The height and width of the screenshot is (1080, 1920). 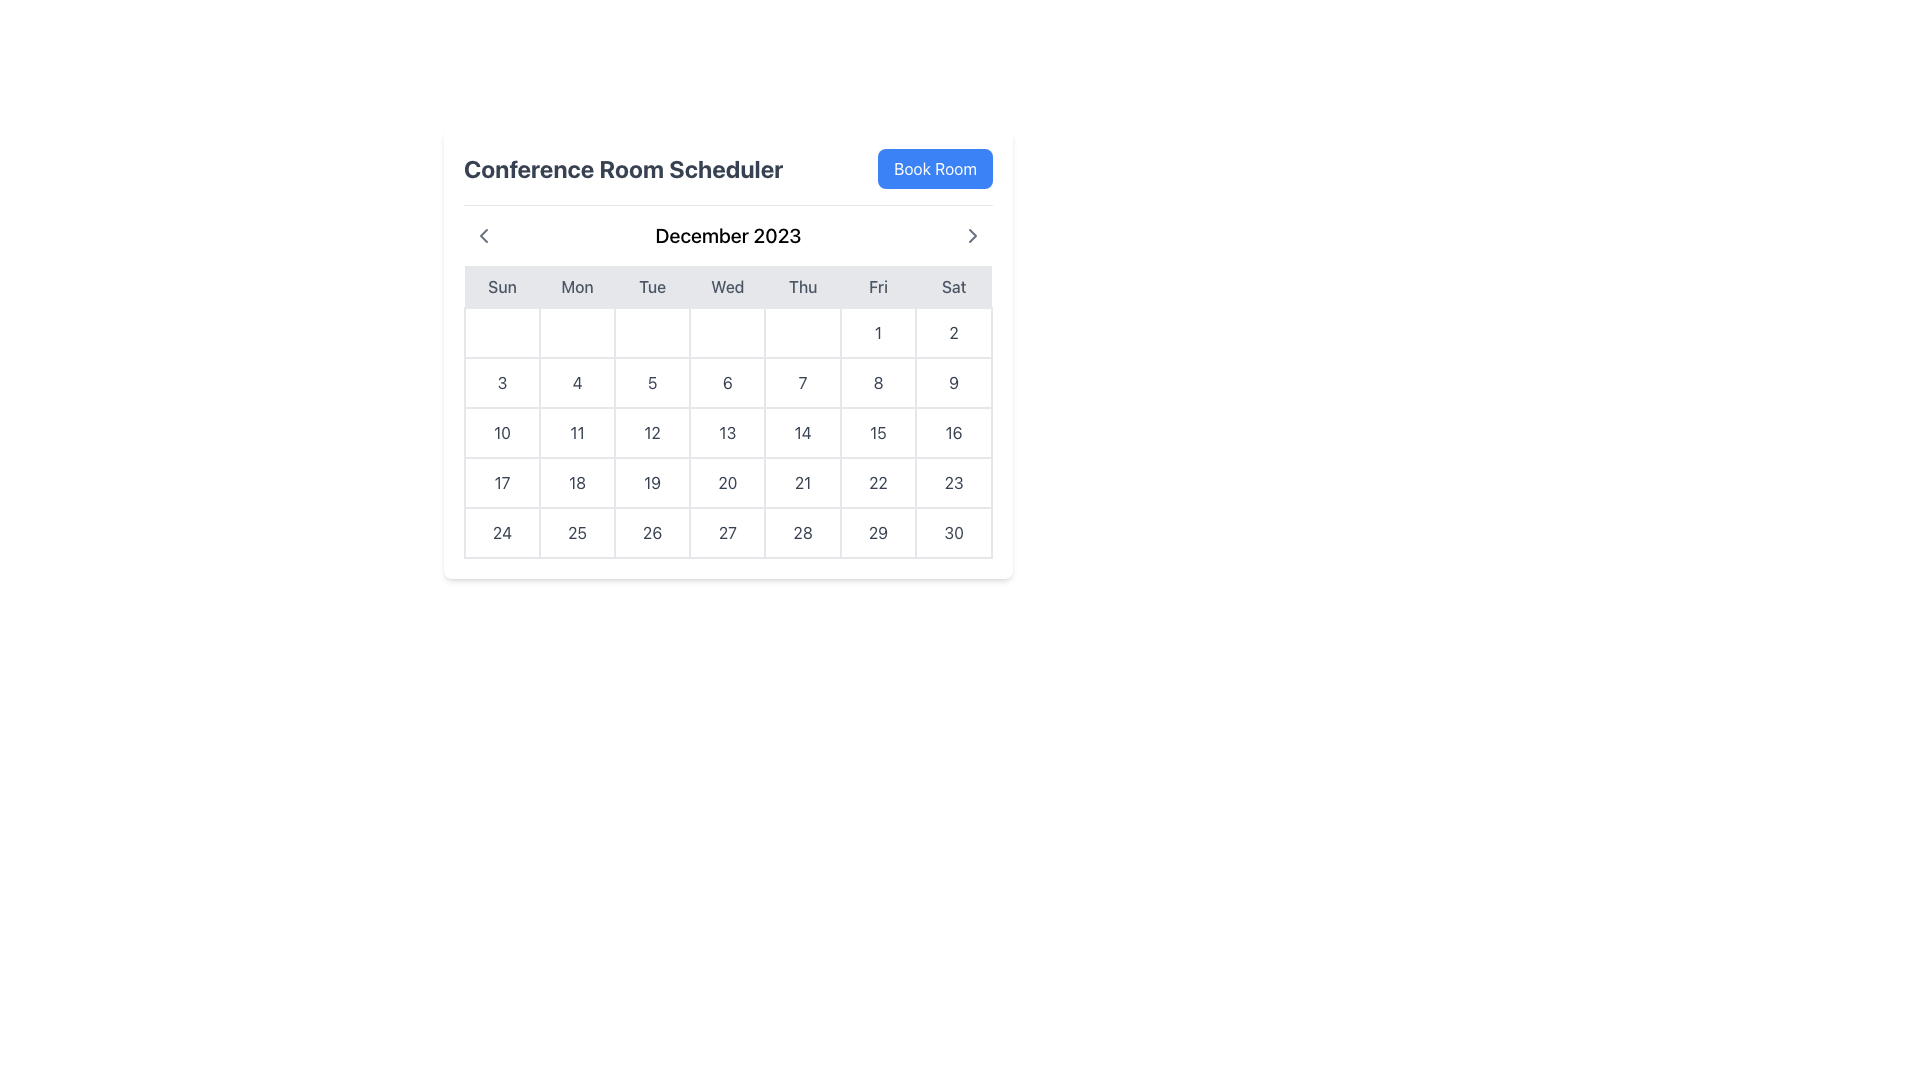 What do you see at coordinates (878, 482) in the screenshot?
I see `the Date cell component` at bounding box center [878, 482].